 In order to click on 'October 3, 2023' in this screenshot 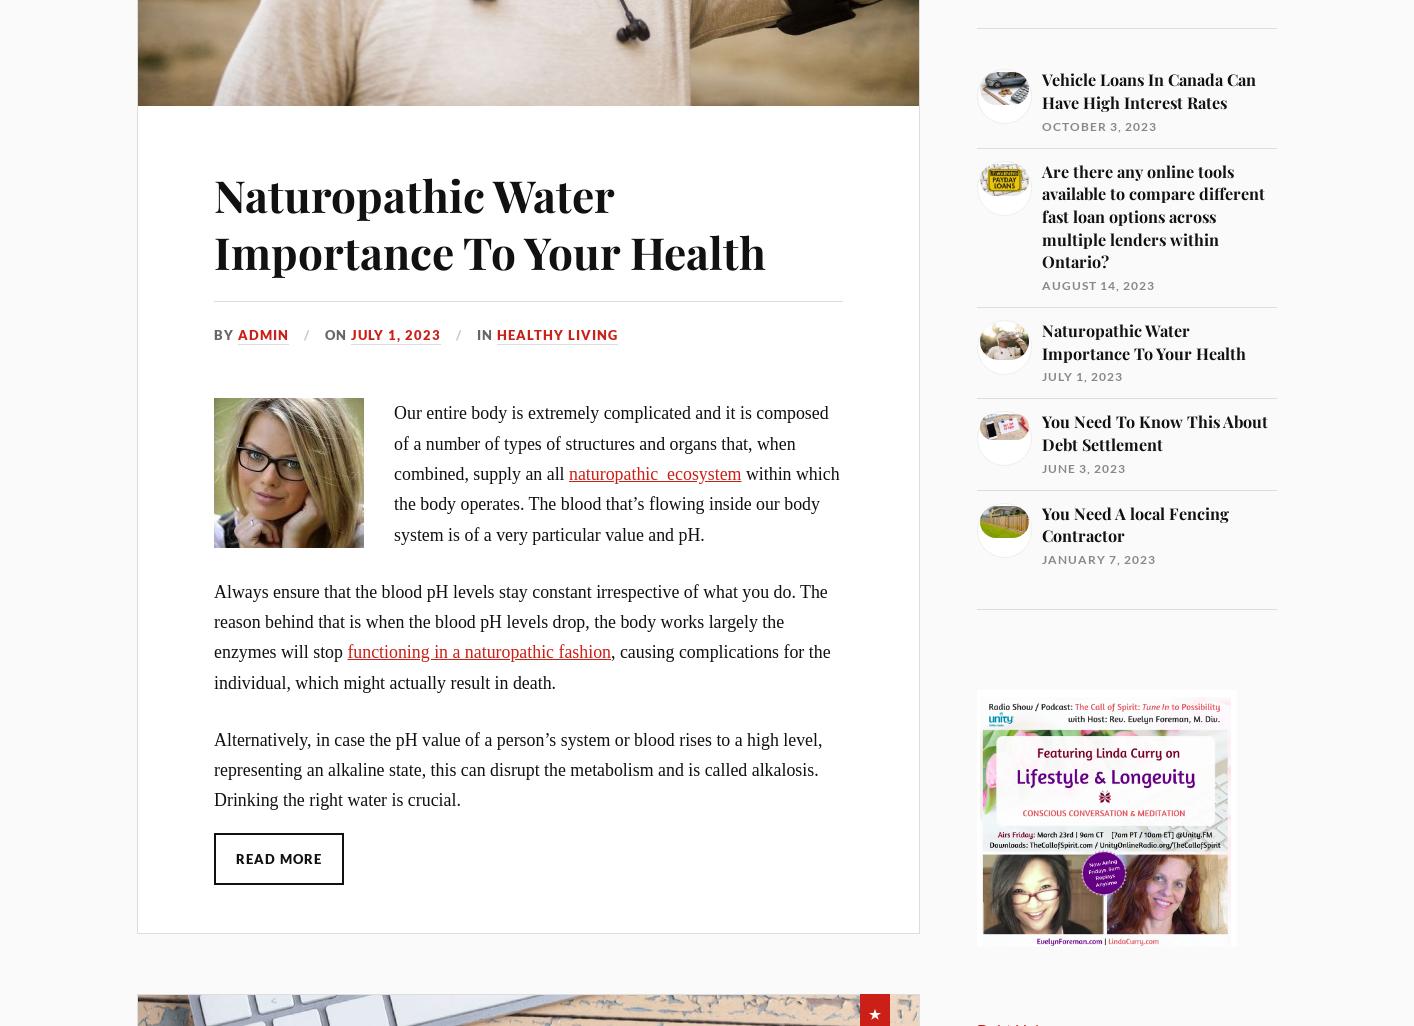, I will do `click(1099, 125)`.